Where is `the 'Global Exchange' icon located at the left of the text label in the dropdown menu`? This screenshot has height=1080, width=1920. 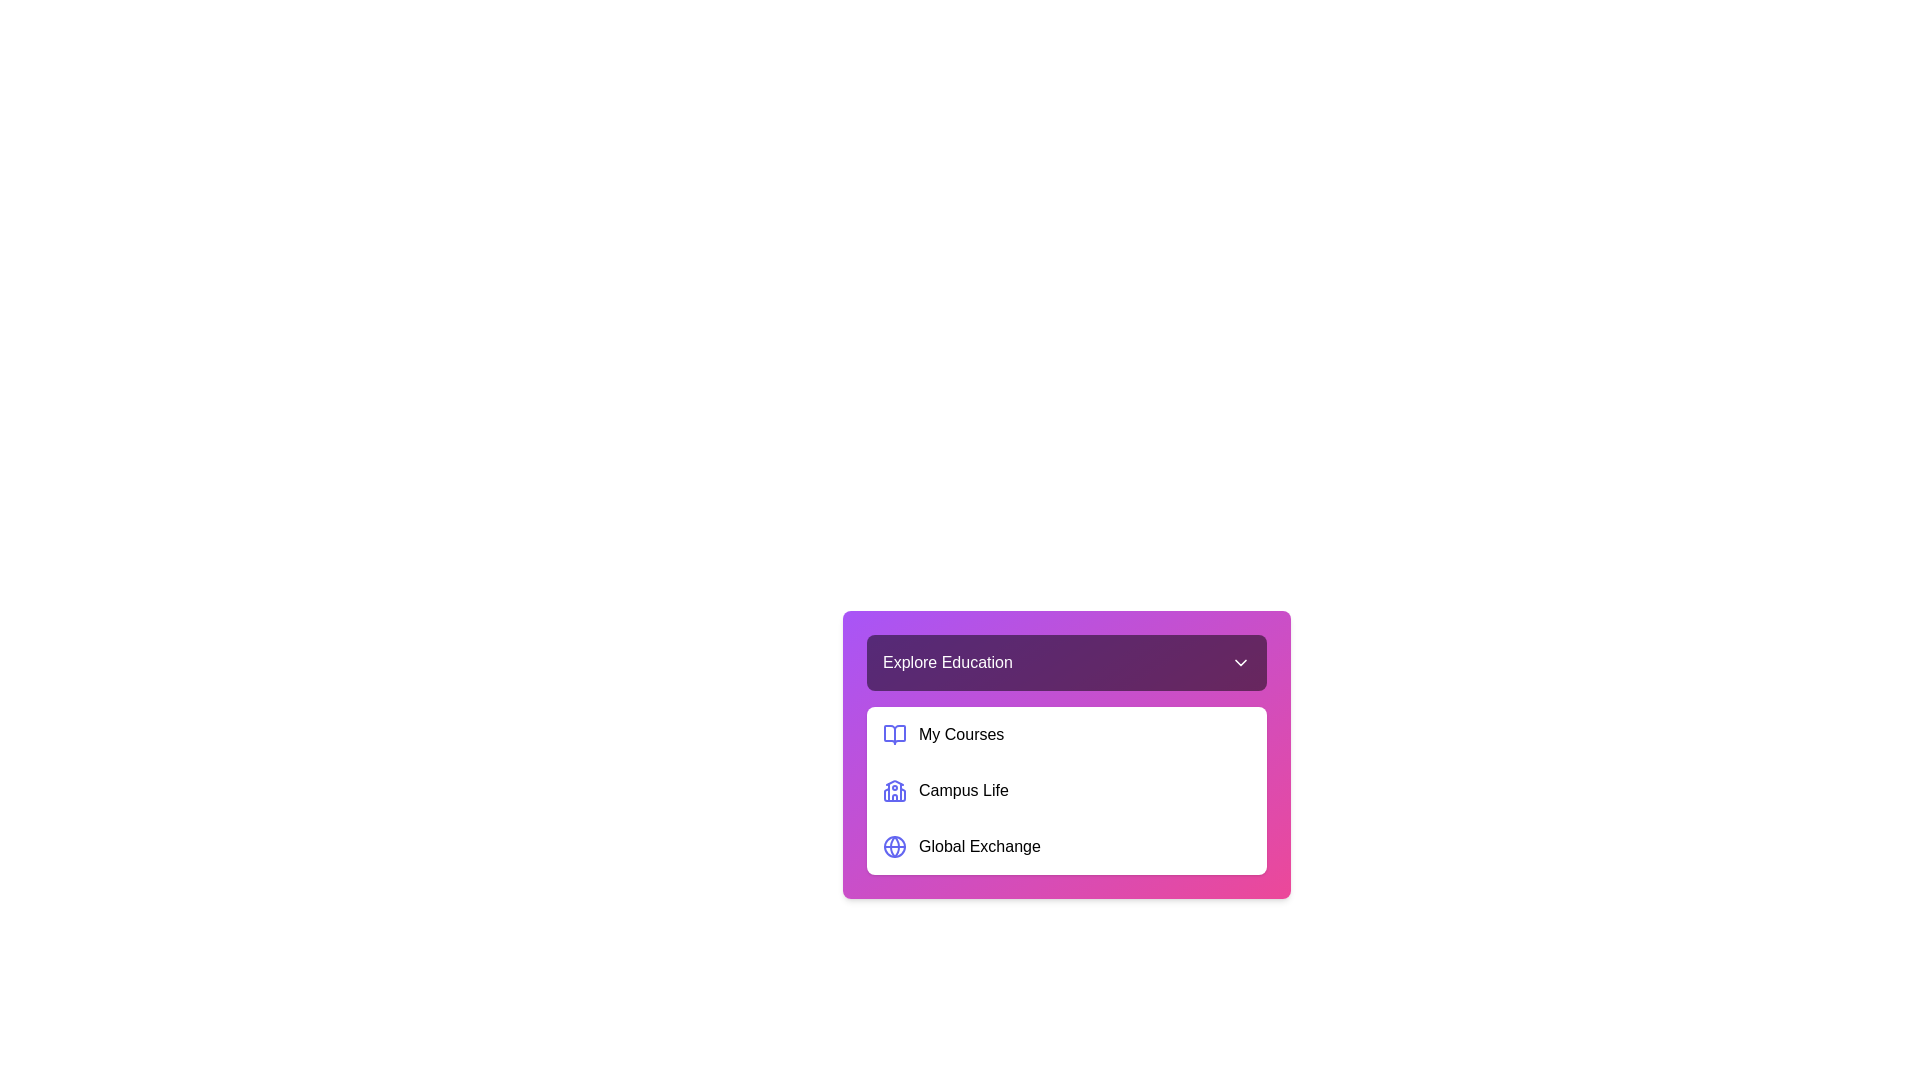 the 'Global Exchange' icon located at the left of the text label in the dropdown menu is located at coordinates (893, 847).